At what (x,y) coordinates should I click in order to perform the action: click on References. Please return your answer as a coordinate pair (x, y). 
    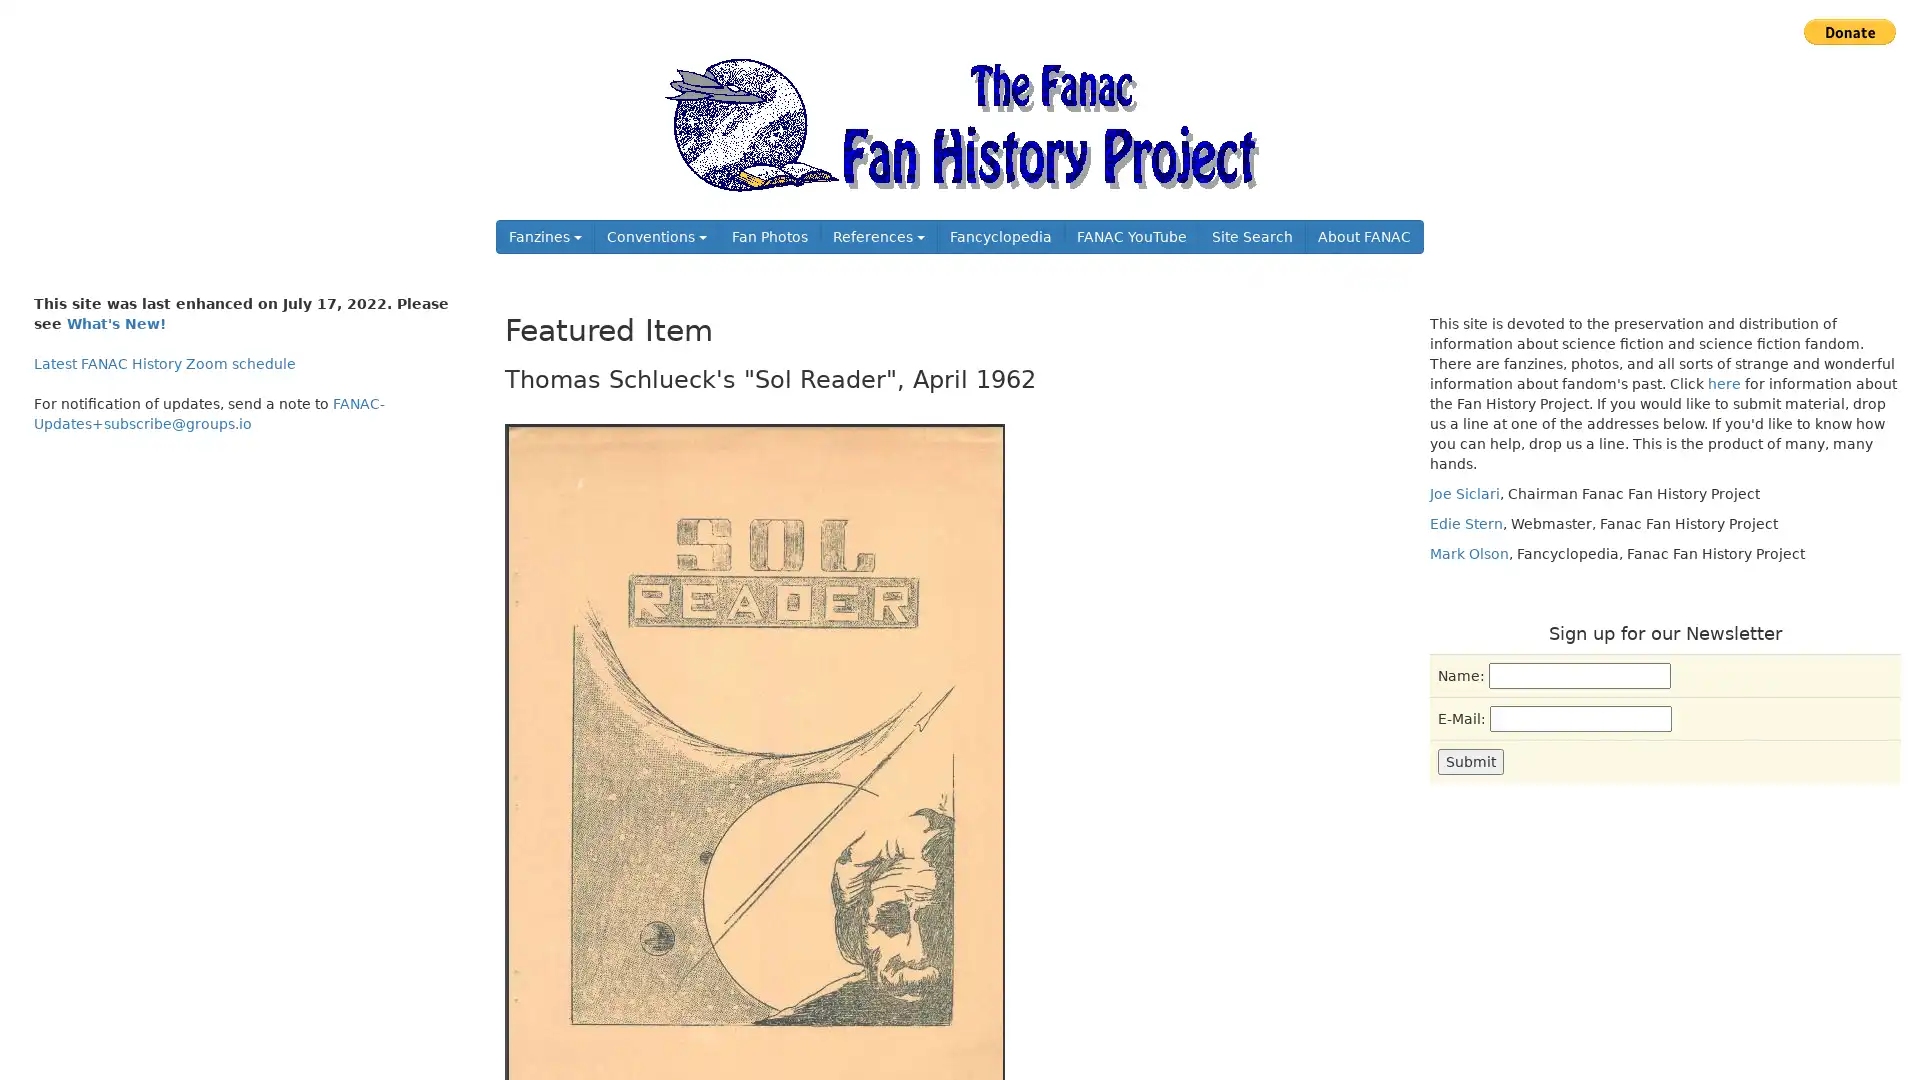
    Looking at the image, I should click on (878, 235).